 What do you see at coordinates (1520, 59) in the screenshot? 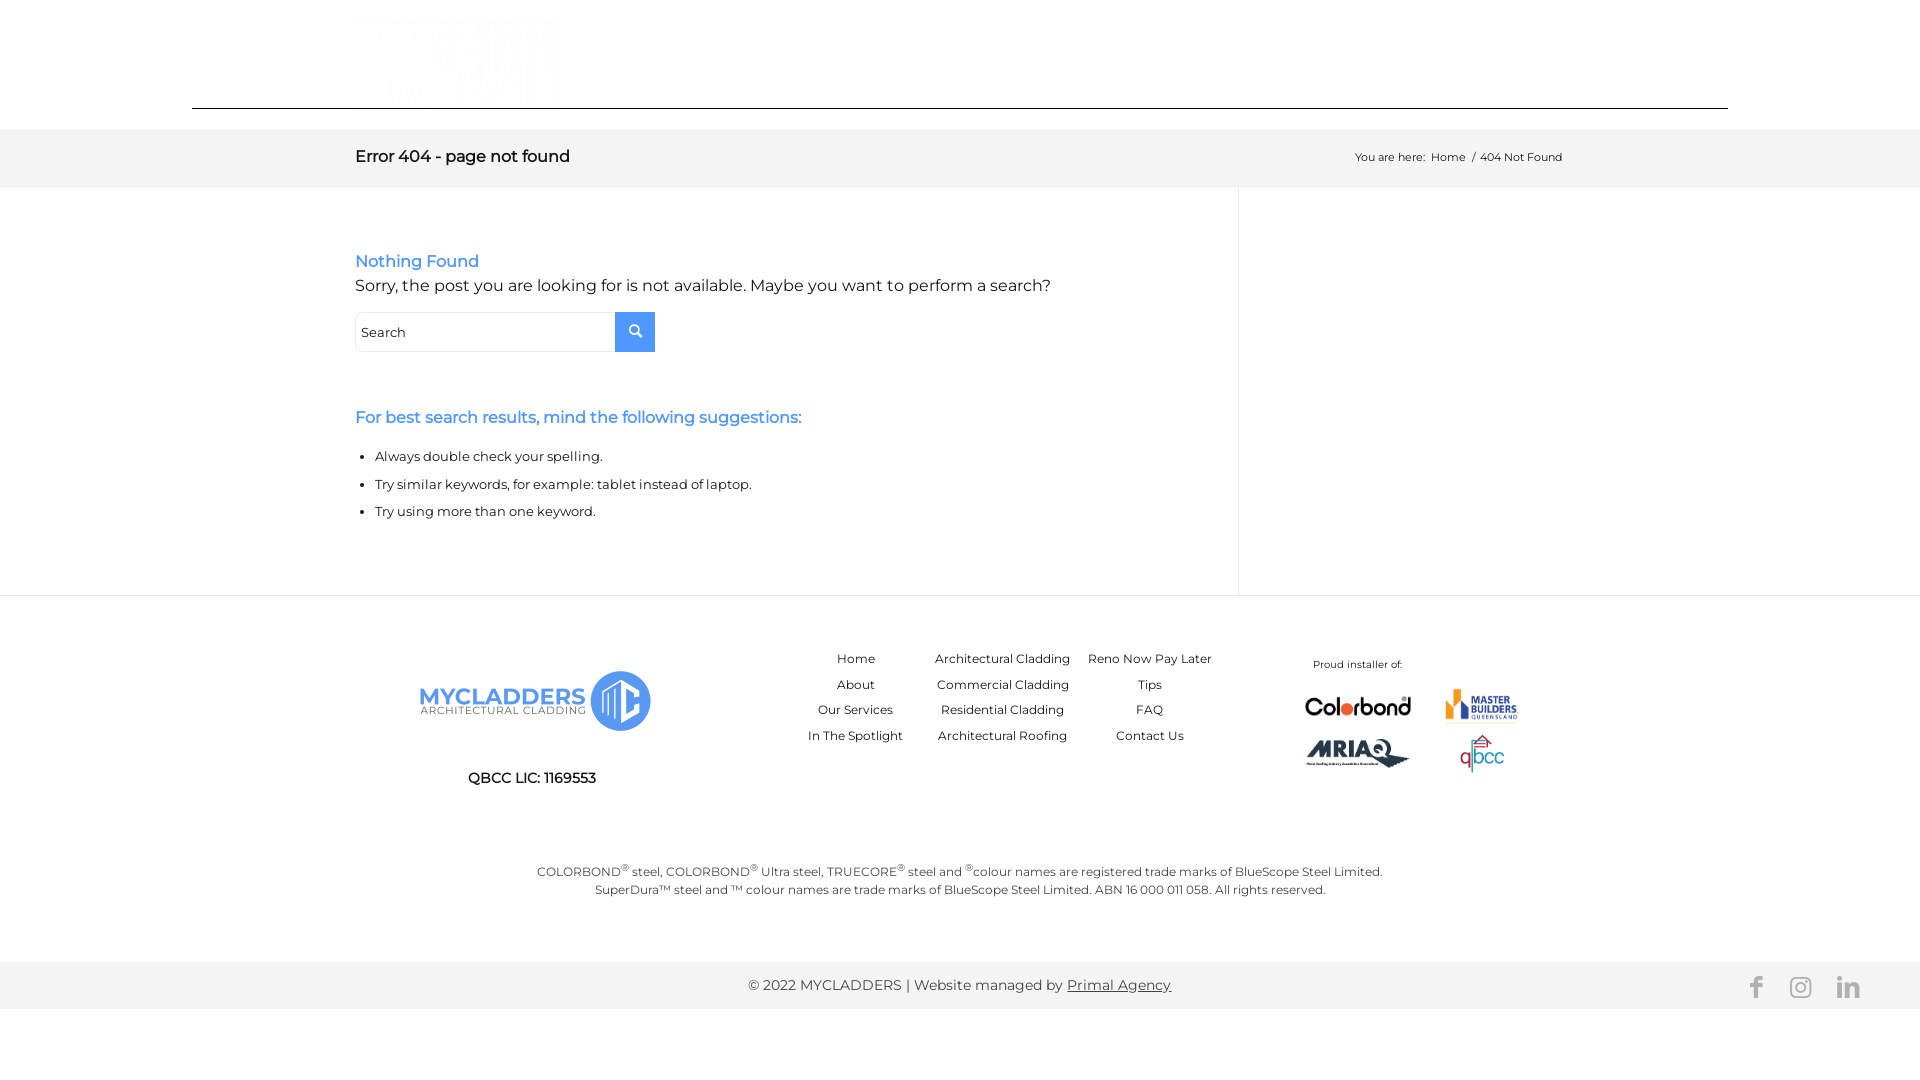
I see `'Contact Us'` at bounding box center [1520, 59].